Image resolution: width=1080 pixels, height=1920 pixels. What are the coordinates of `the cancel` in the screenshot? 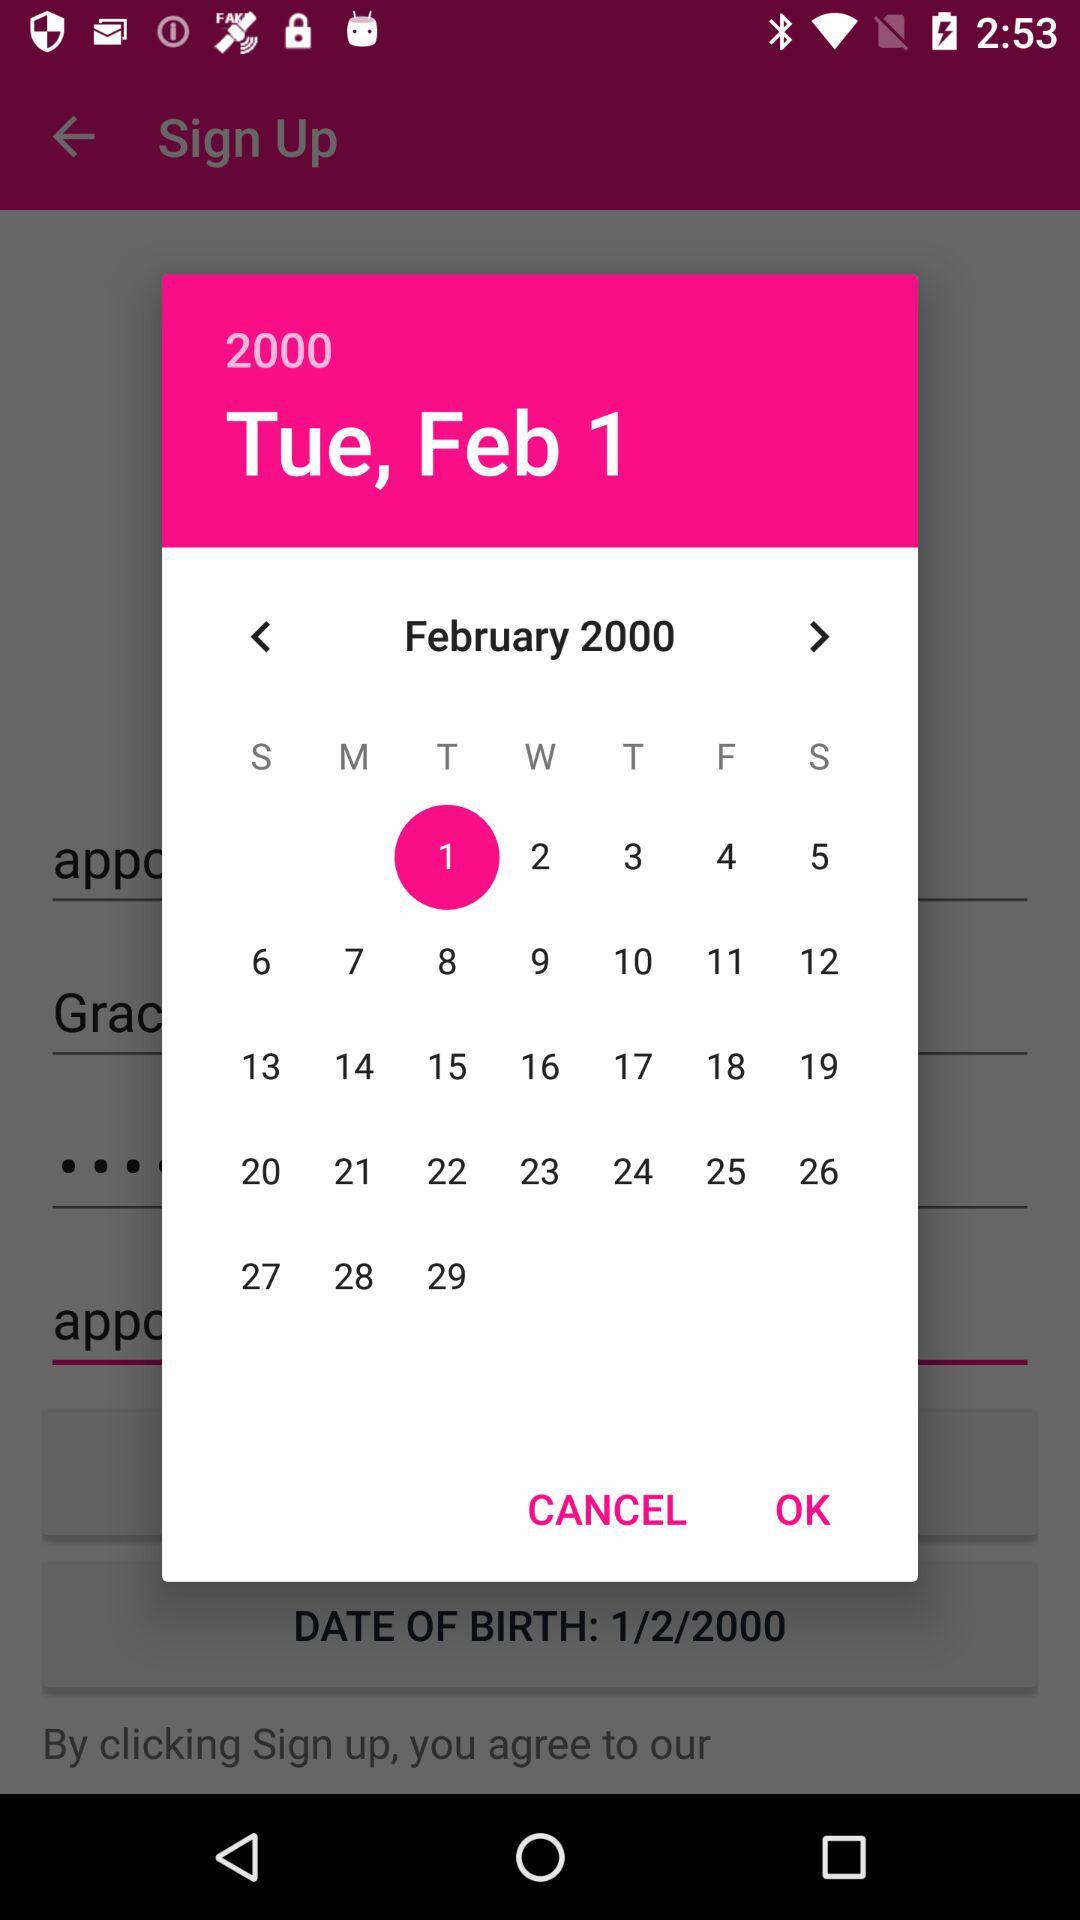 It's located at (606, 1508).